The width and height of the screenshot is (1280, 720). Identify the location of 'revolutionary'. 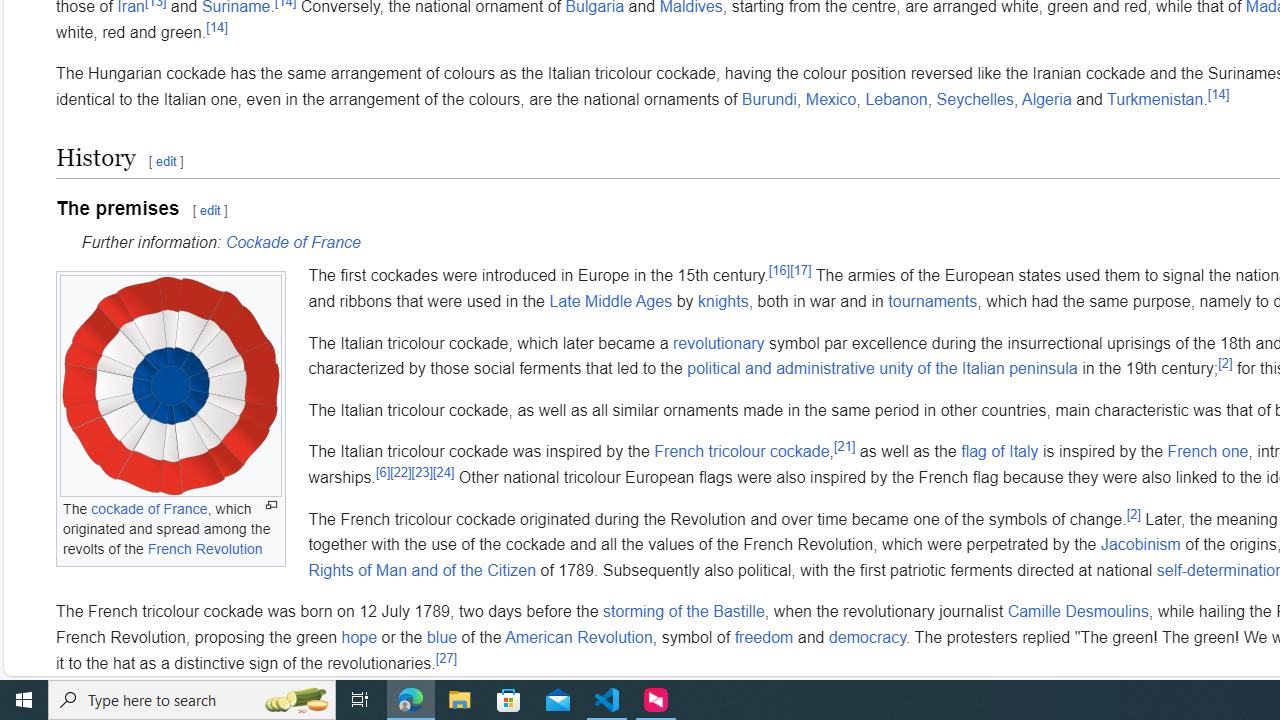
(719, 342).